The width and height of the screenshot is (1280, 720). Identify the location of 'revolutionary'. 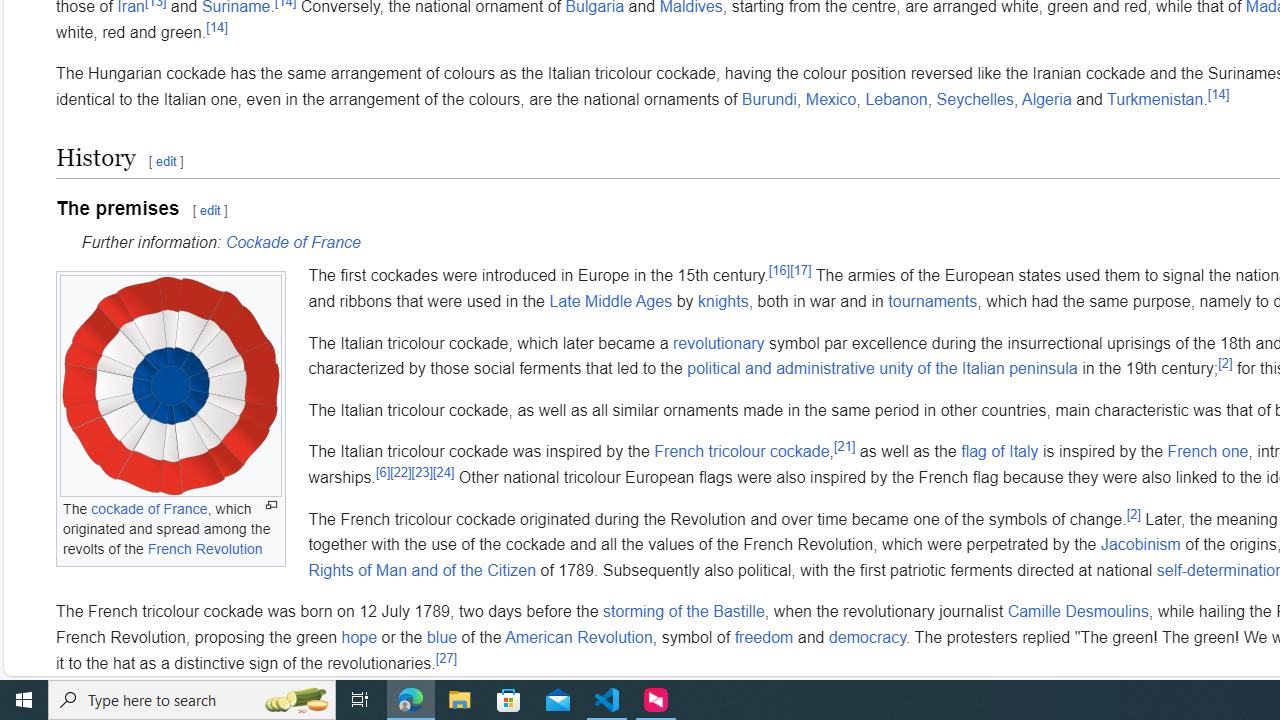
(719, 342).